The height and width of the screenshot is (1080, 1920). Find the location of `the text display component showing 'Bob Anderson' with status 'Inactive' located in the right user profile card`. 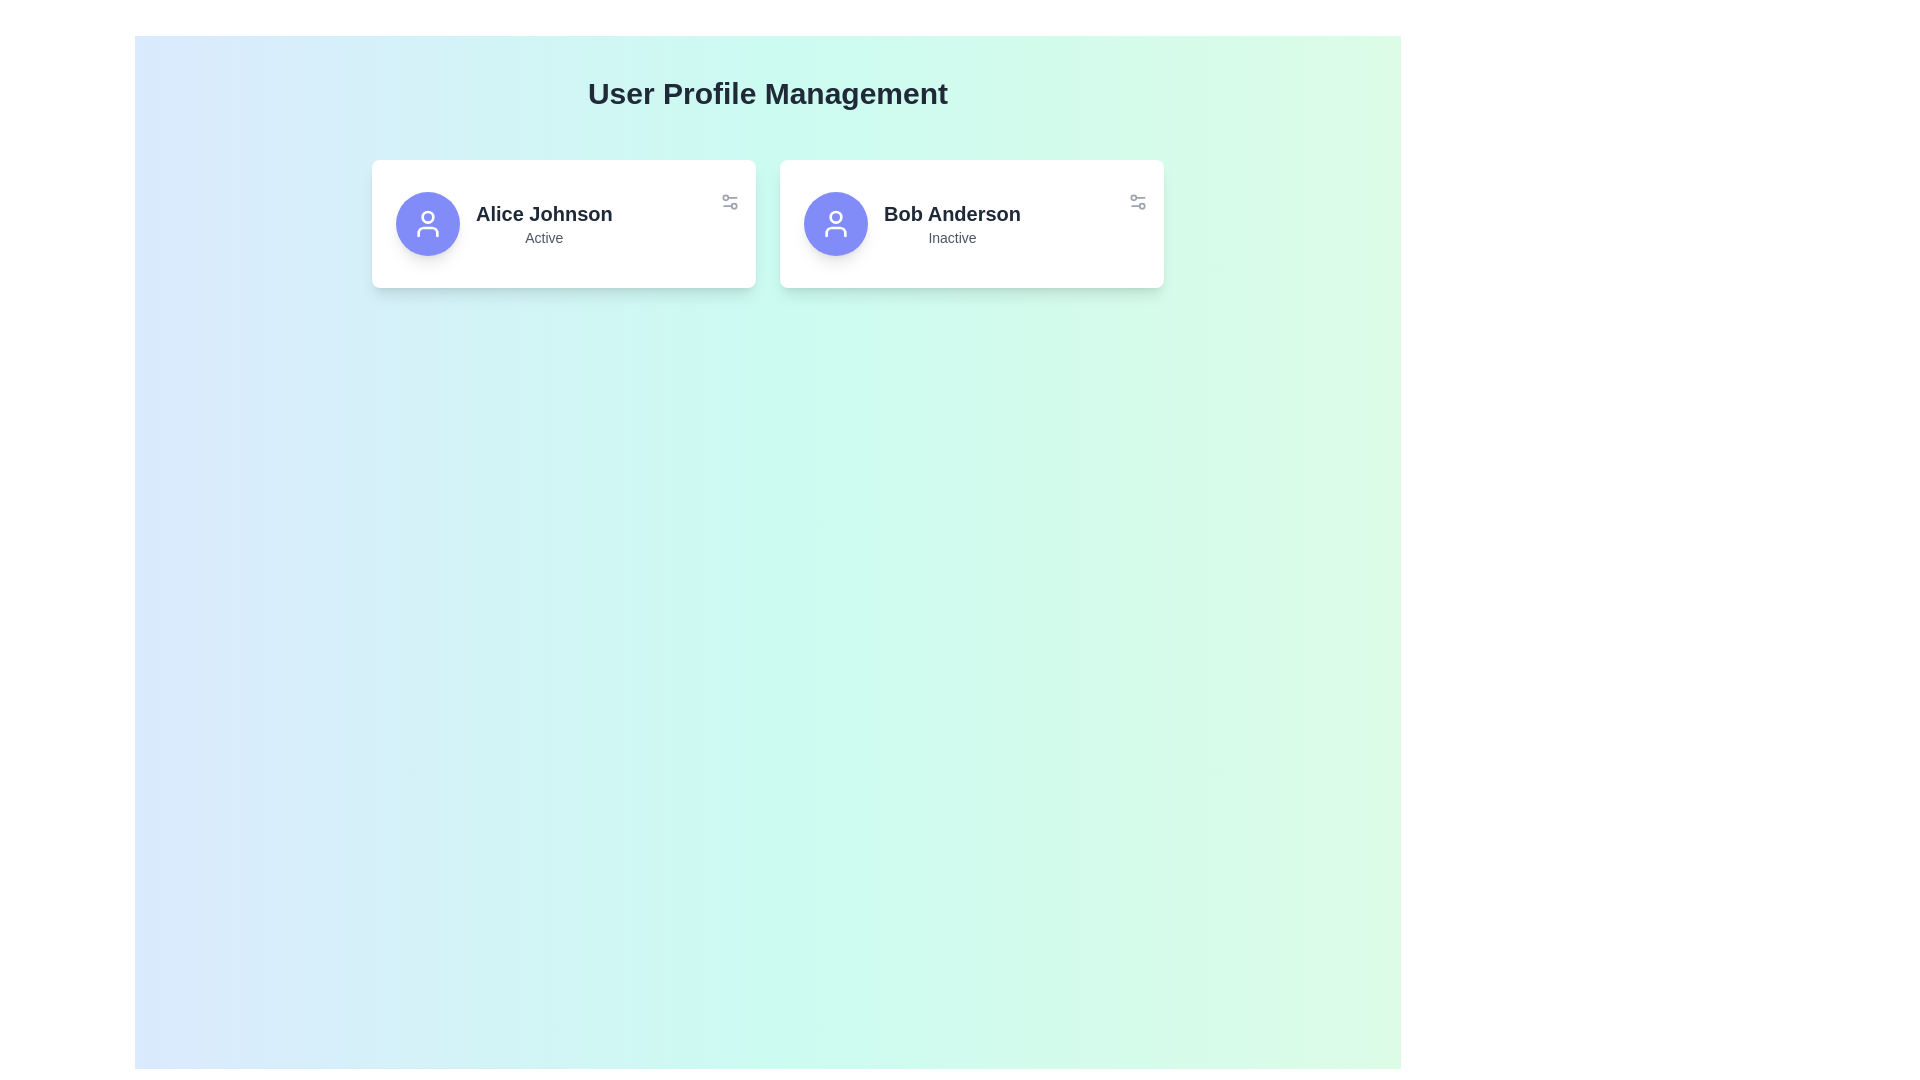

the text display component showing 'Bob Anderson' with status 'Inactive' located in the right user profile card is located at coordinates (951, 223).